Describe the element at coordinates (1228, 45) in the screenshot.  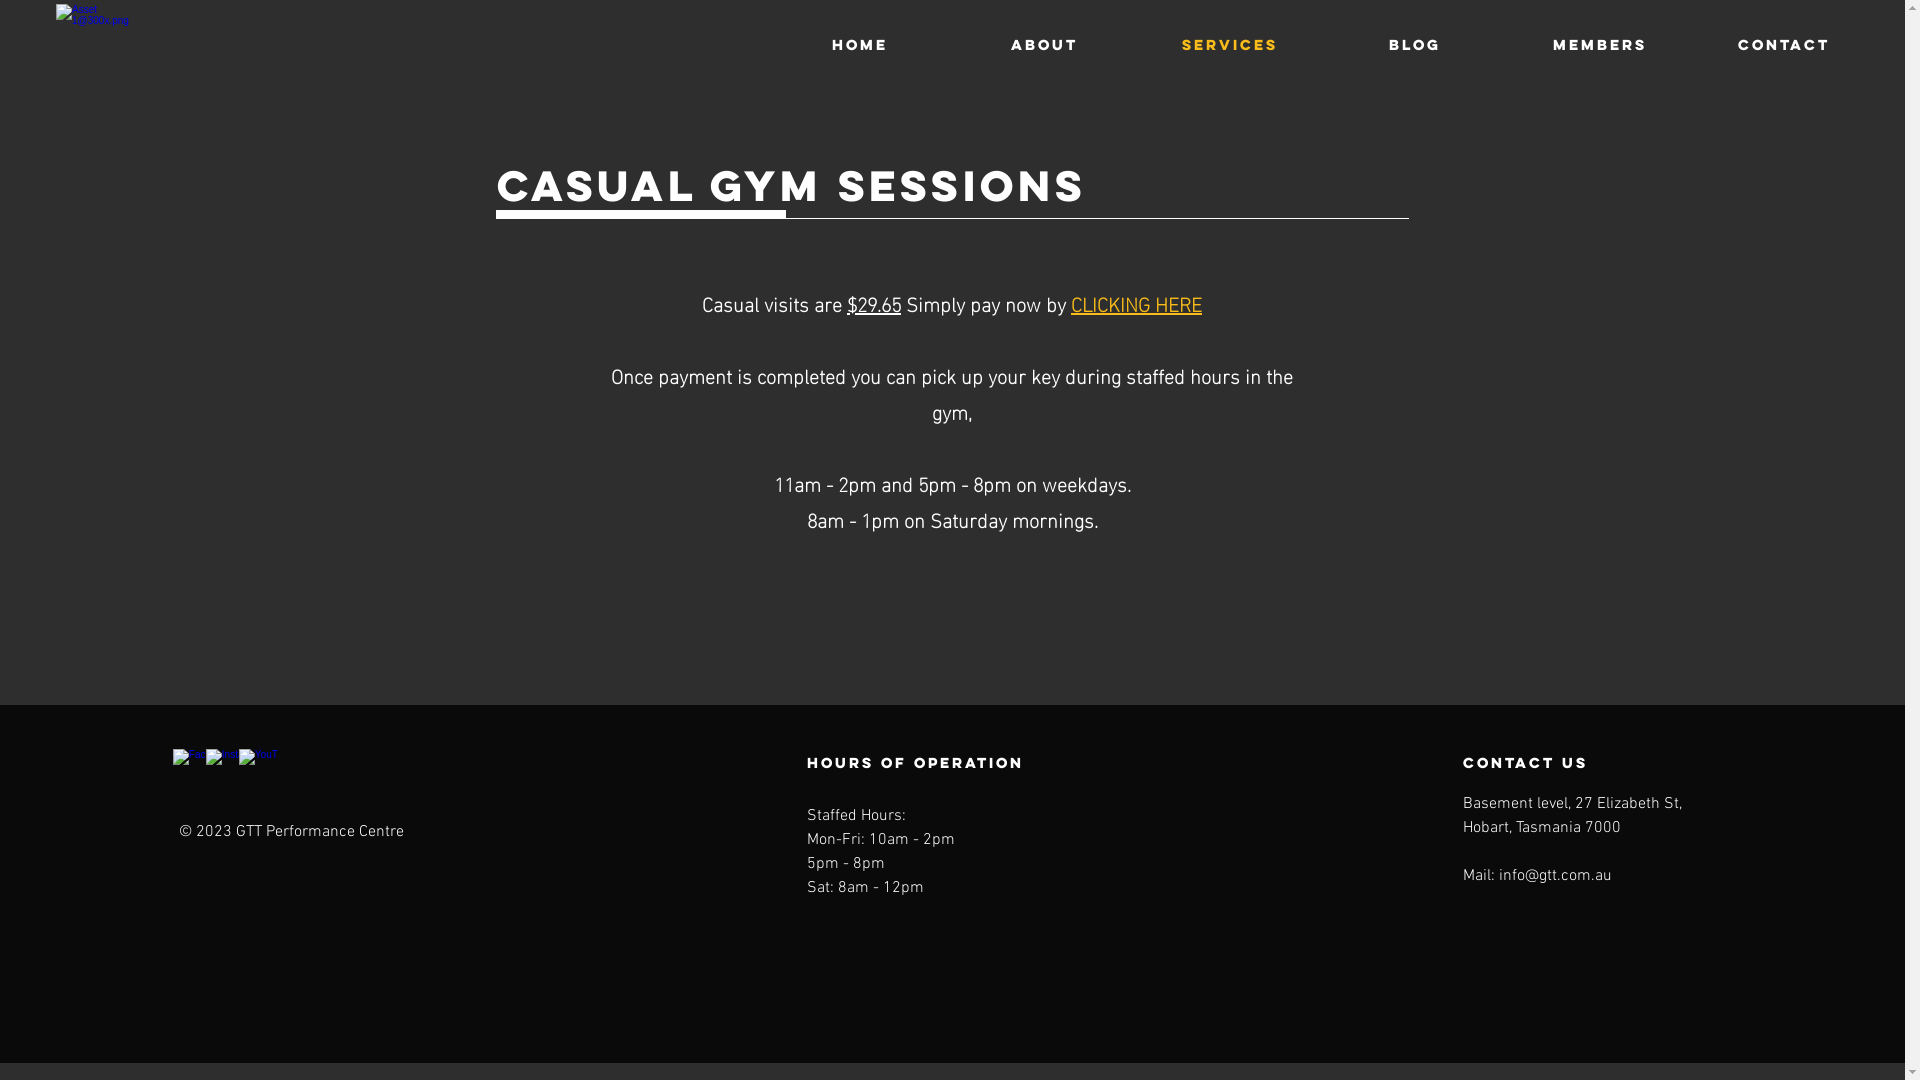
I see `'SERVICES'` at that location.